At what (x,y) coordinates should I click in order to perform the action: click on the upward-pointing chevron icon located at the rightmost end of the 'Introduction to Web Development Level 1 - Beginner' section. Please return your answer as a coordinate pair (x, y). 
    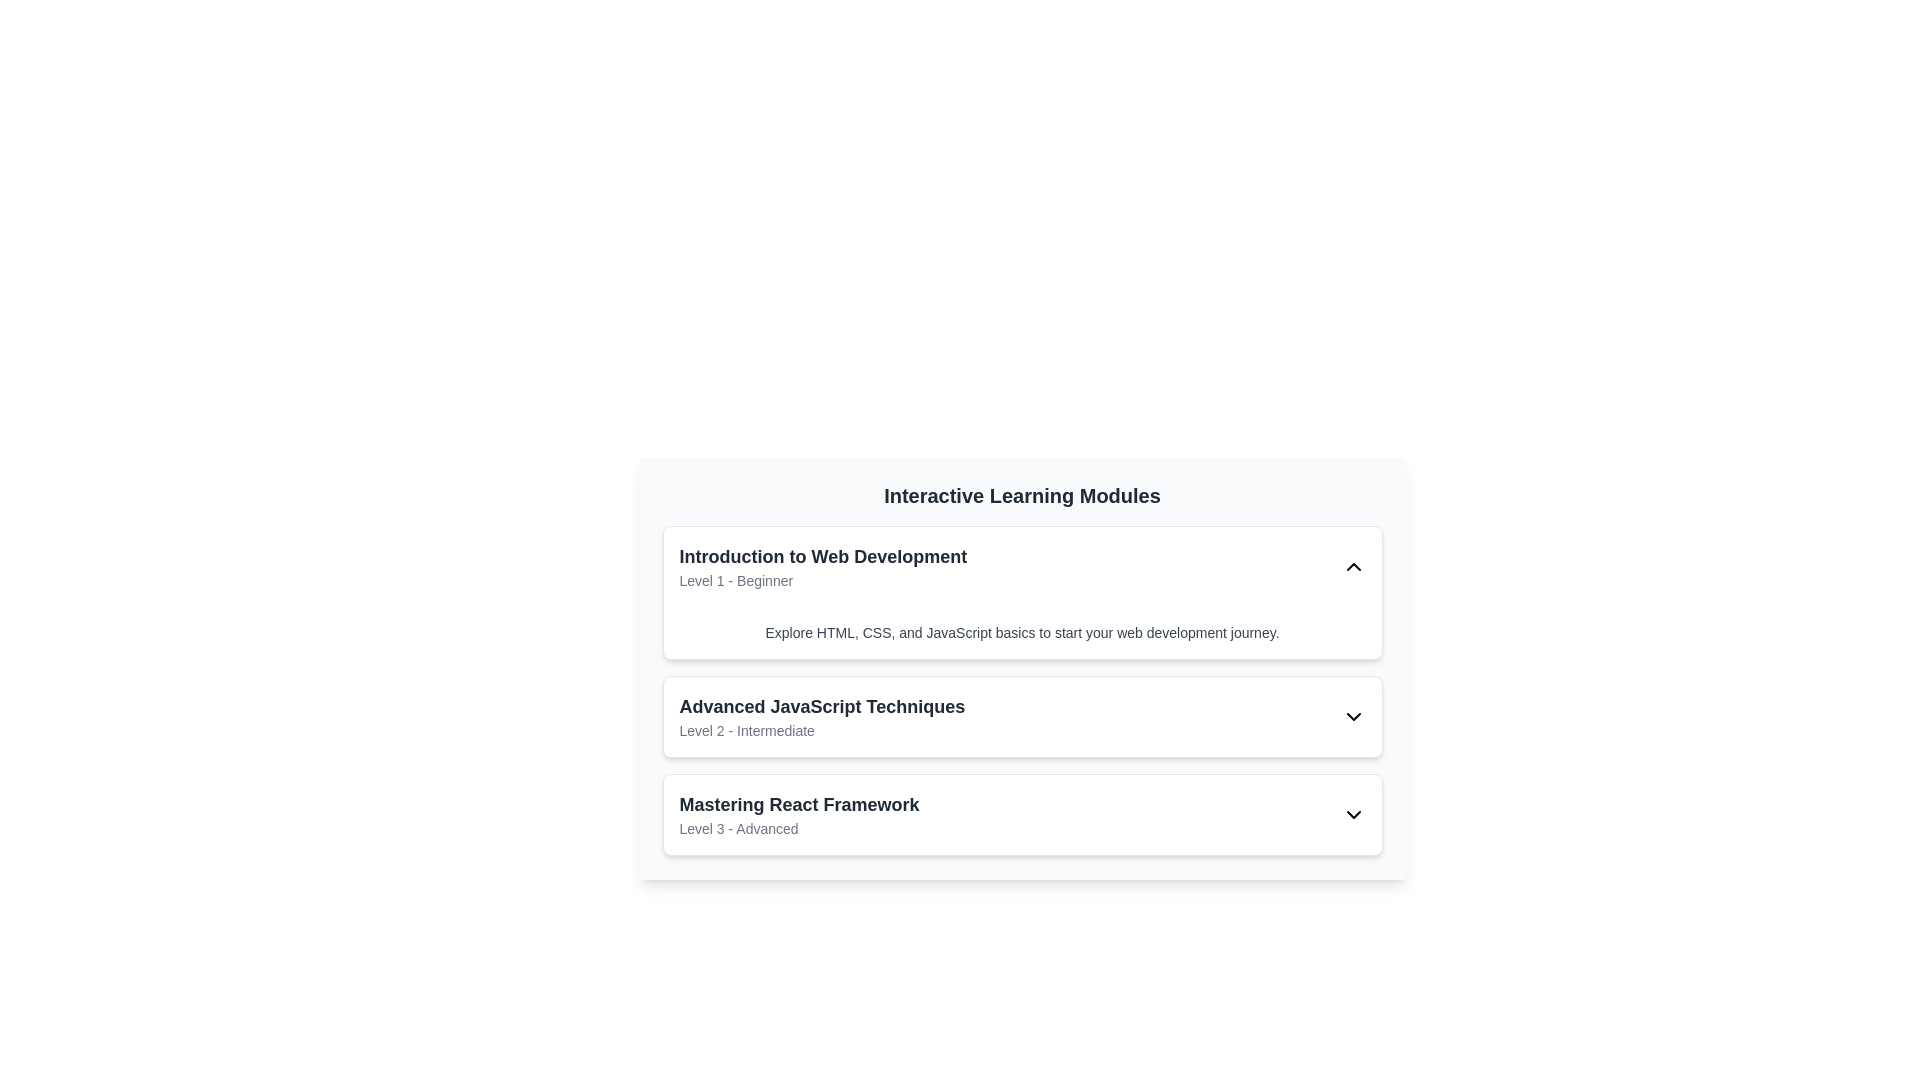
    Looking at the image, I should click on (1353, 567).